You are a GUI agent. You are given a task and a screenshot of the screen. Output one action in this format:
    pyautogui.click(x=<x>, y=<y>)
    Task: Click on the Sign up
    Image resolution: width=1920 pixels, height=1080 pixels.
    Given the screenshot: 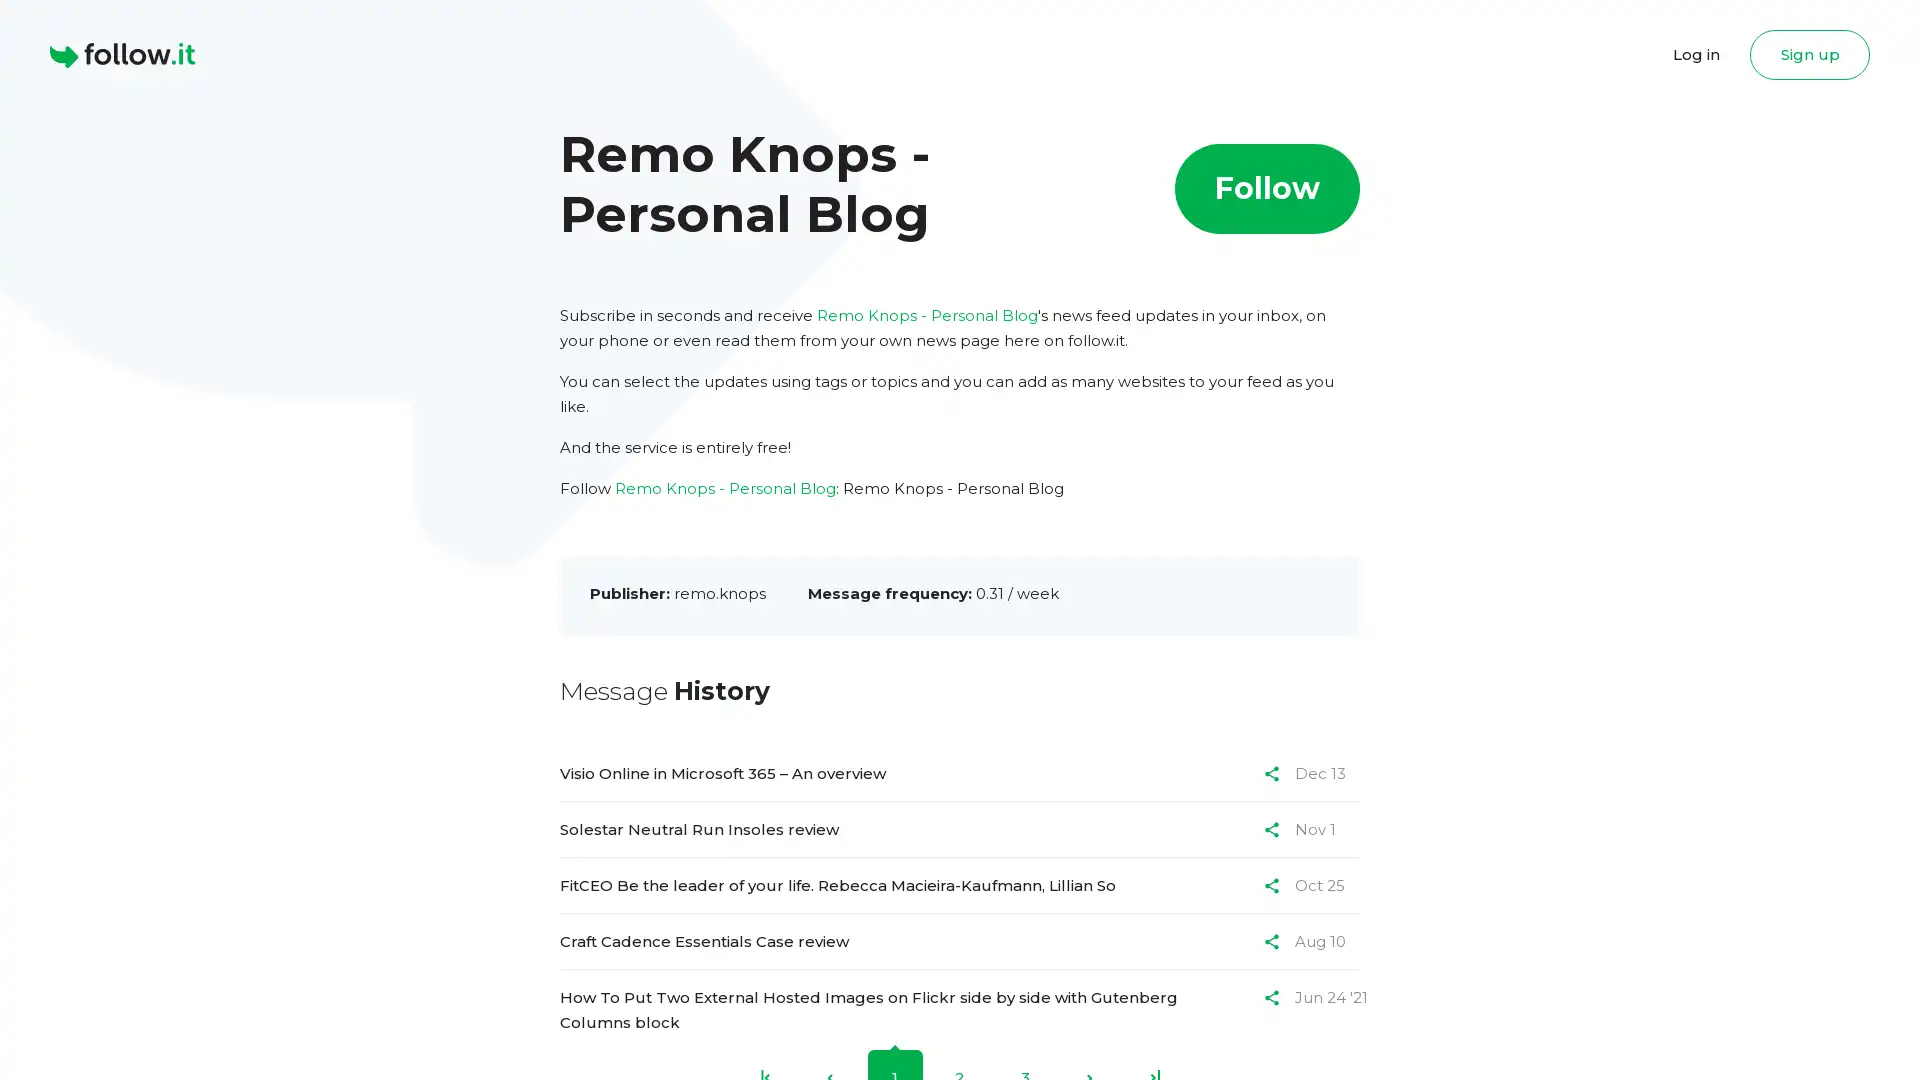 What is the action you would take?
    pyautogui.click(x=1809, y=53)
    